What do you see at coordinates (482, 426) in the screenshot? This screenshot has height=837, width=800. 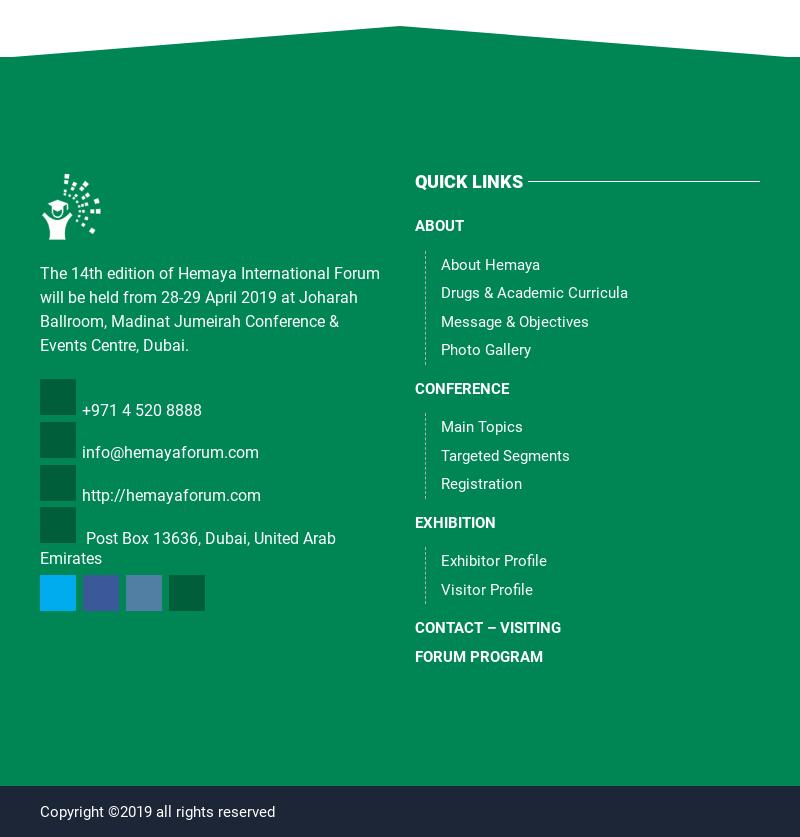 I see `'Main Topics'` at bounding box center [482, 426].